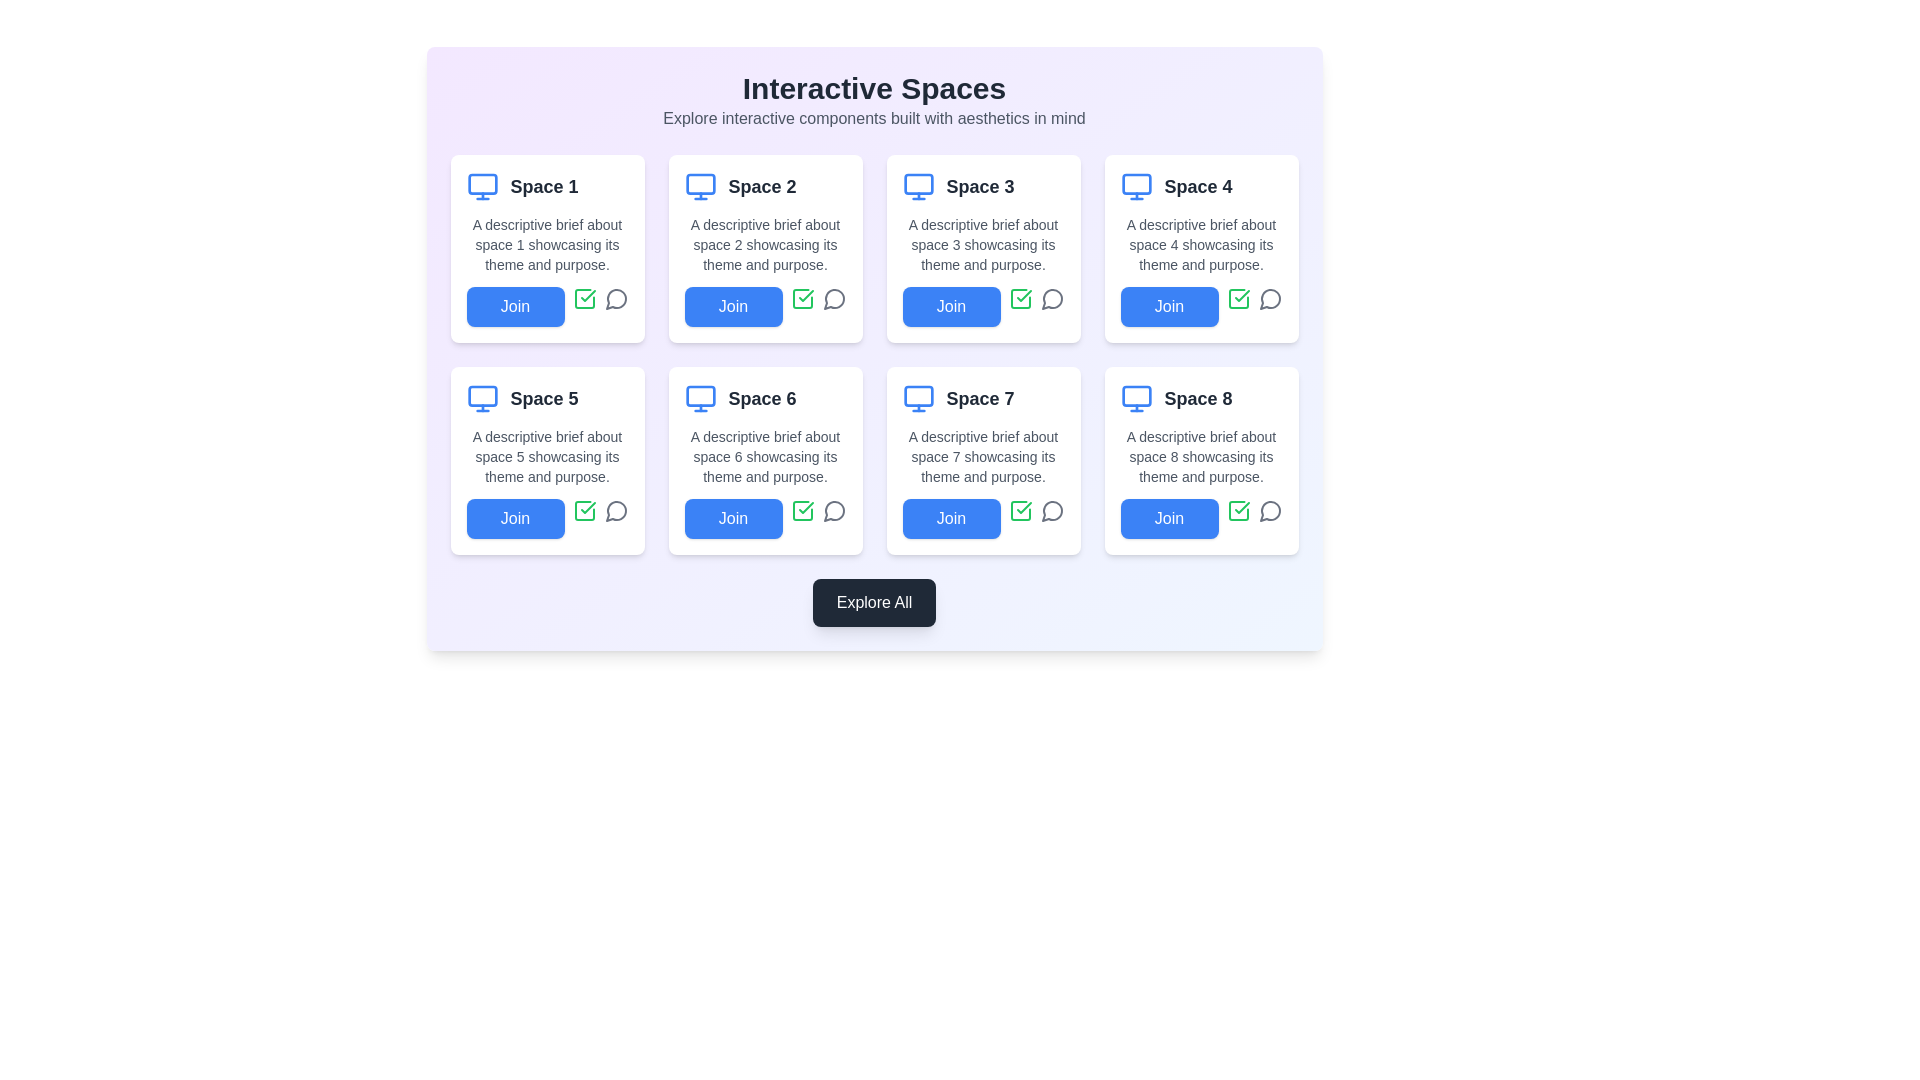  Describe the element at coordinates (950, 518) in the screenshot. I see `the button located in the bottom section of the 'Space 7' card to observe a potential styling change` at that location.